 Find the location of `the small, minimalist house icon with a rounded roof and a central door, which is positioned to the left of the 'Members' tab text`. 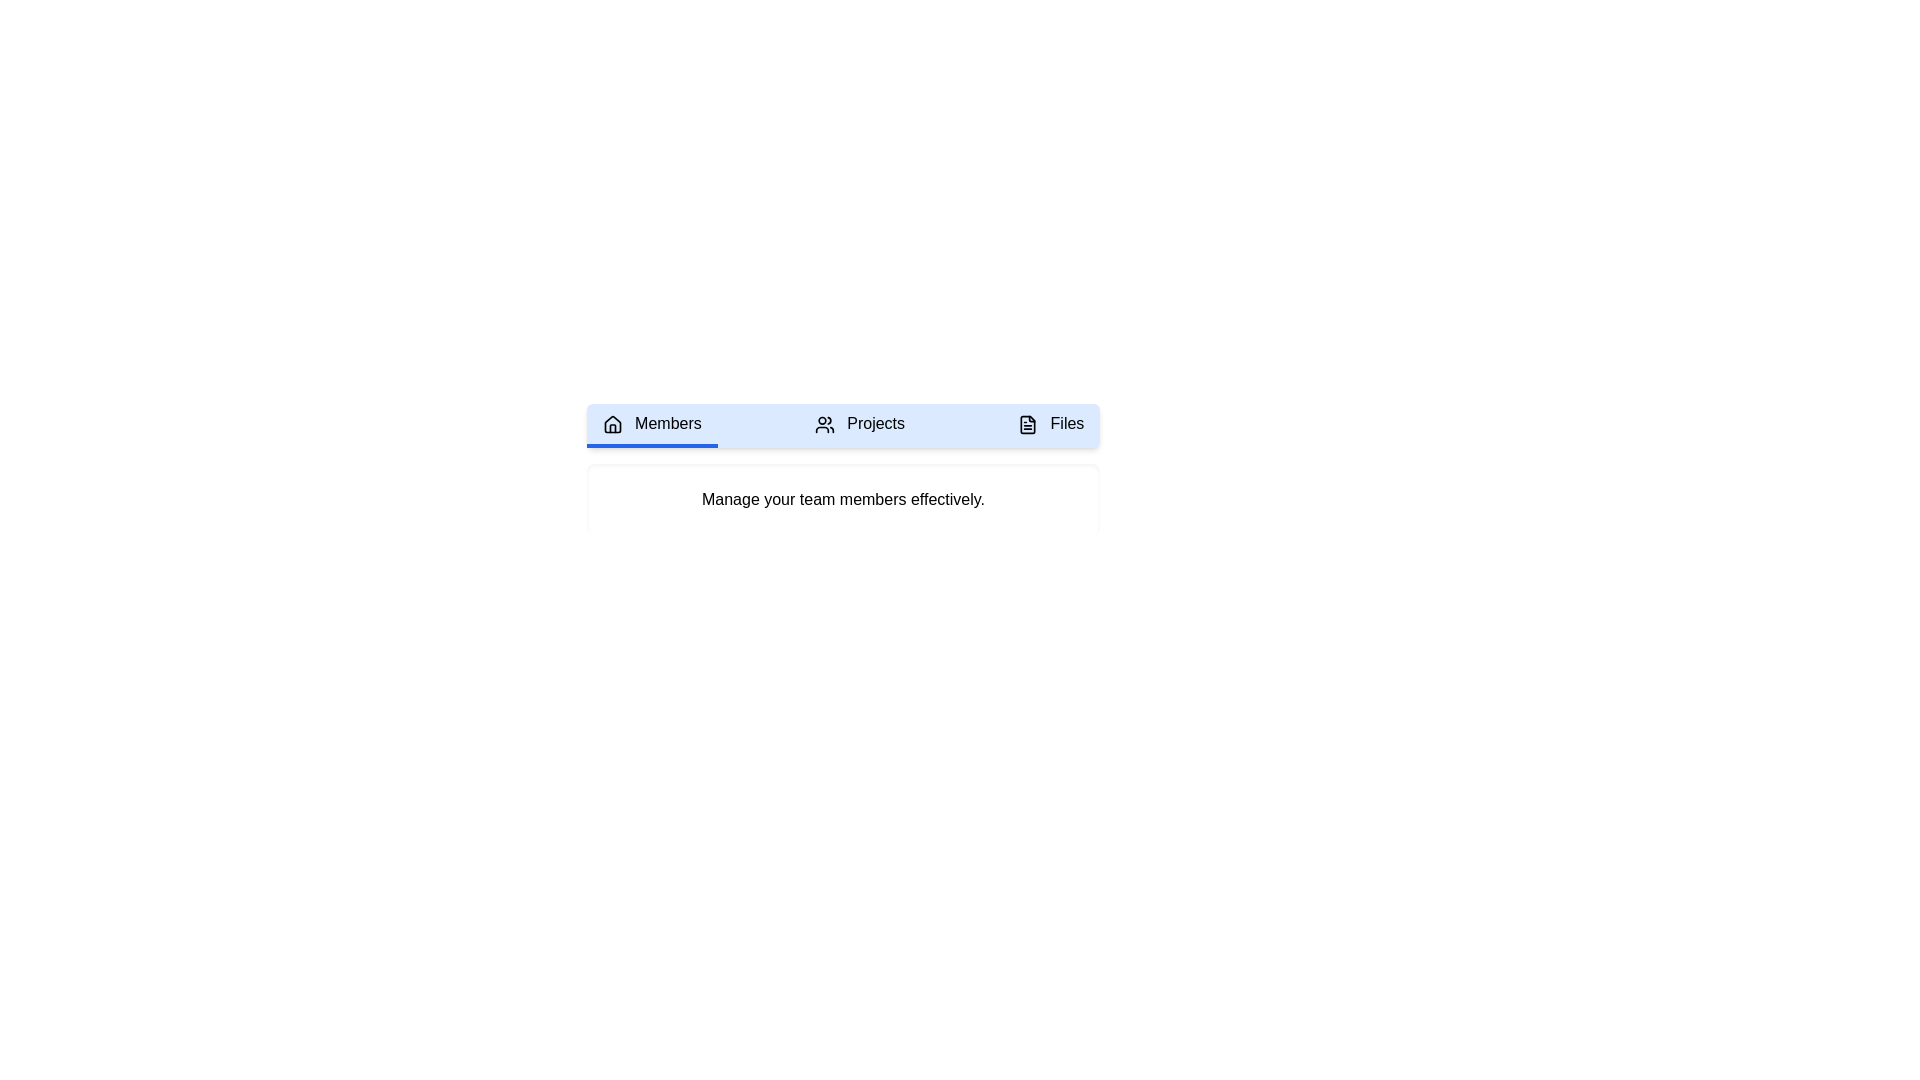

the small, minimalist house icon with a rounded roof and a central door, which is positioned to the left of the 'Members' tab text is located at coordinates (611, 423).